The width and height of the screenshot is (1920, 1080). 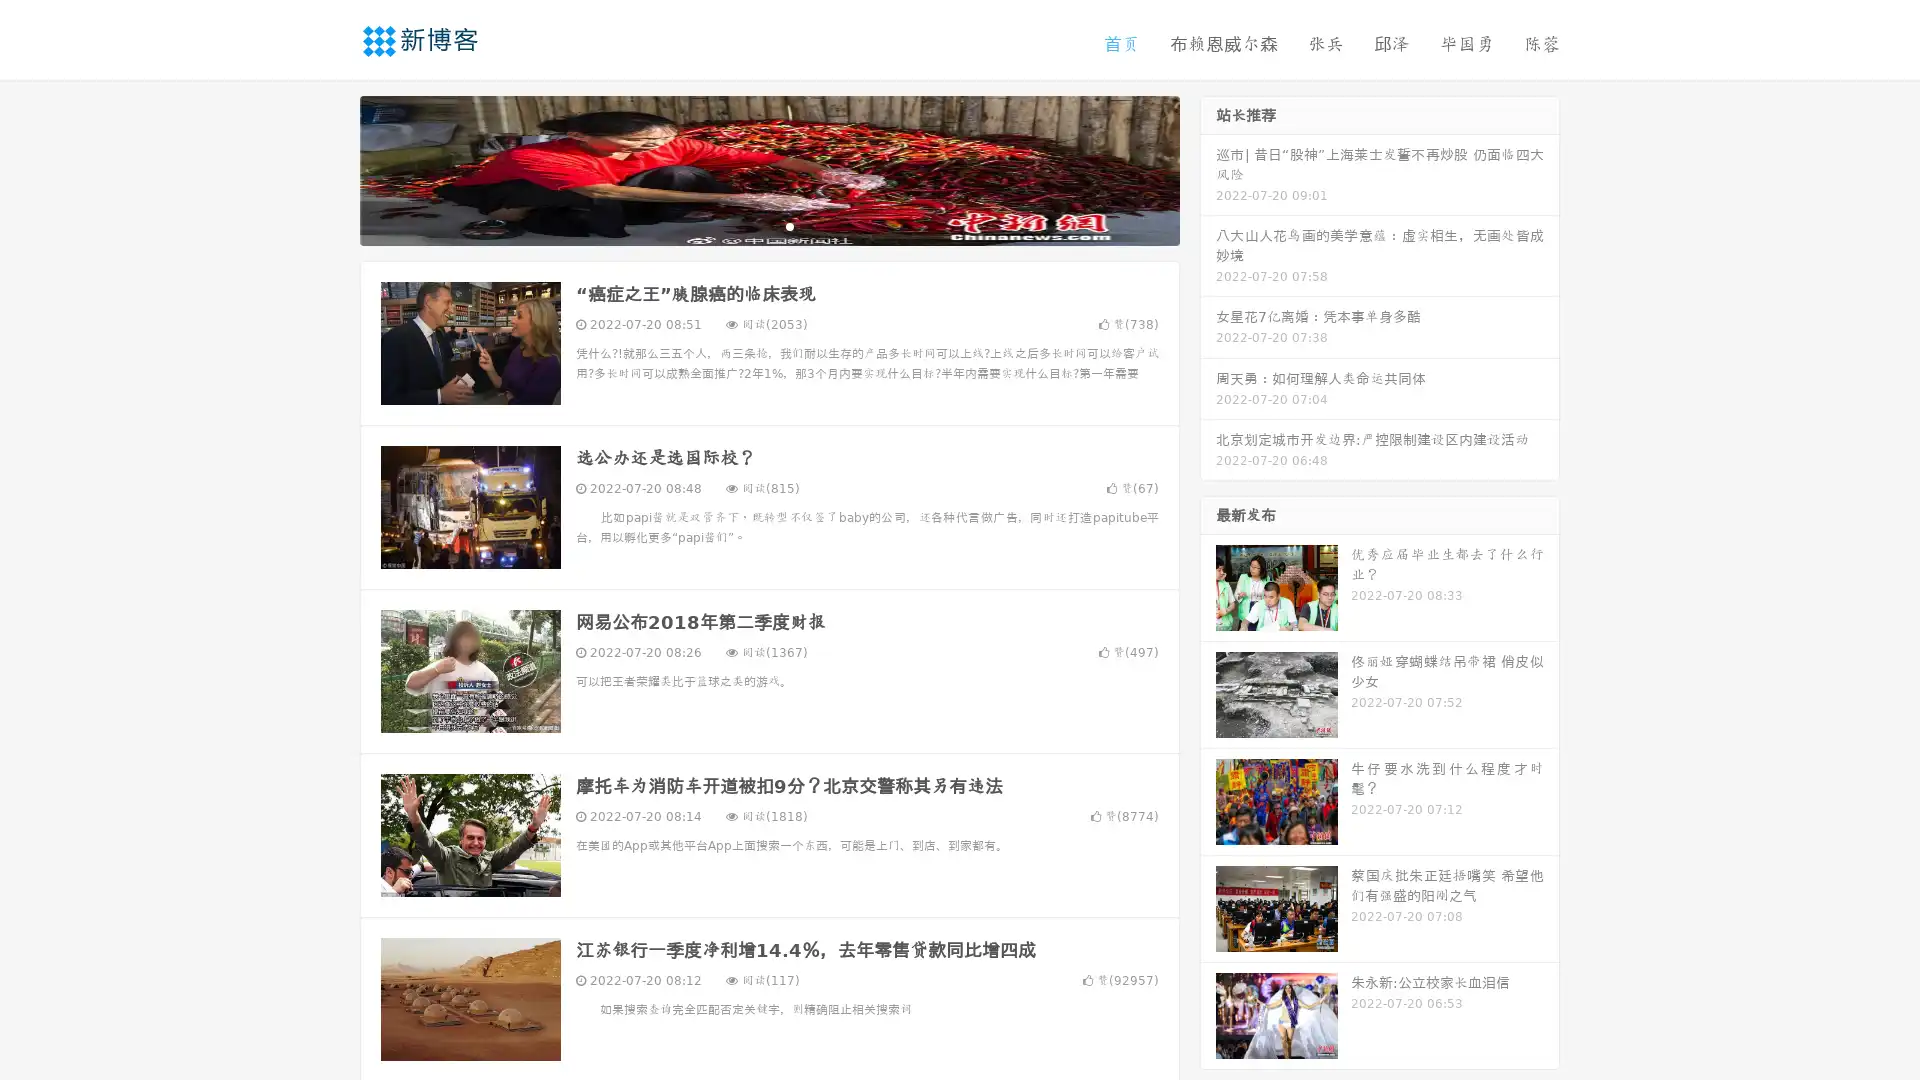 I want to click on Previous slide, so click(x=330, y=168).